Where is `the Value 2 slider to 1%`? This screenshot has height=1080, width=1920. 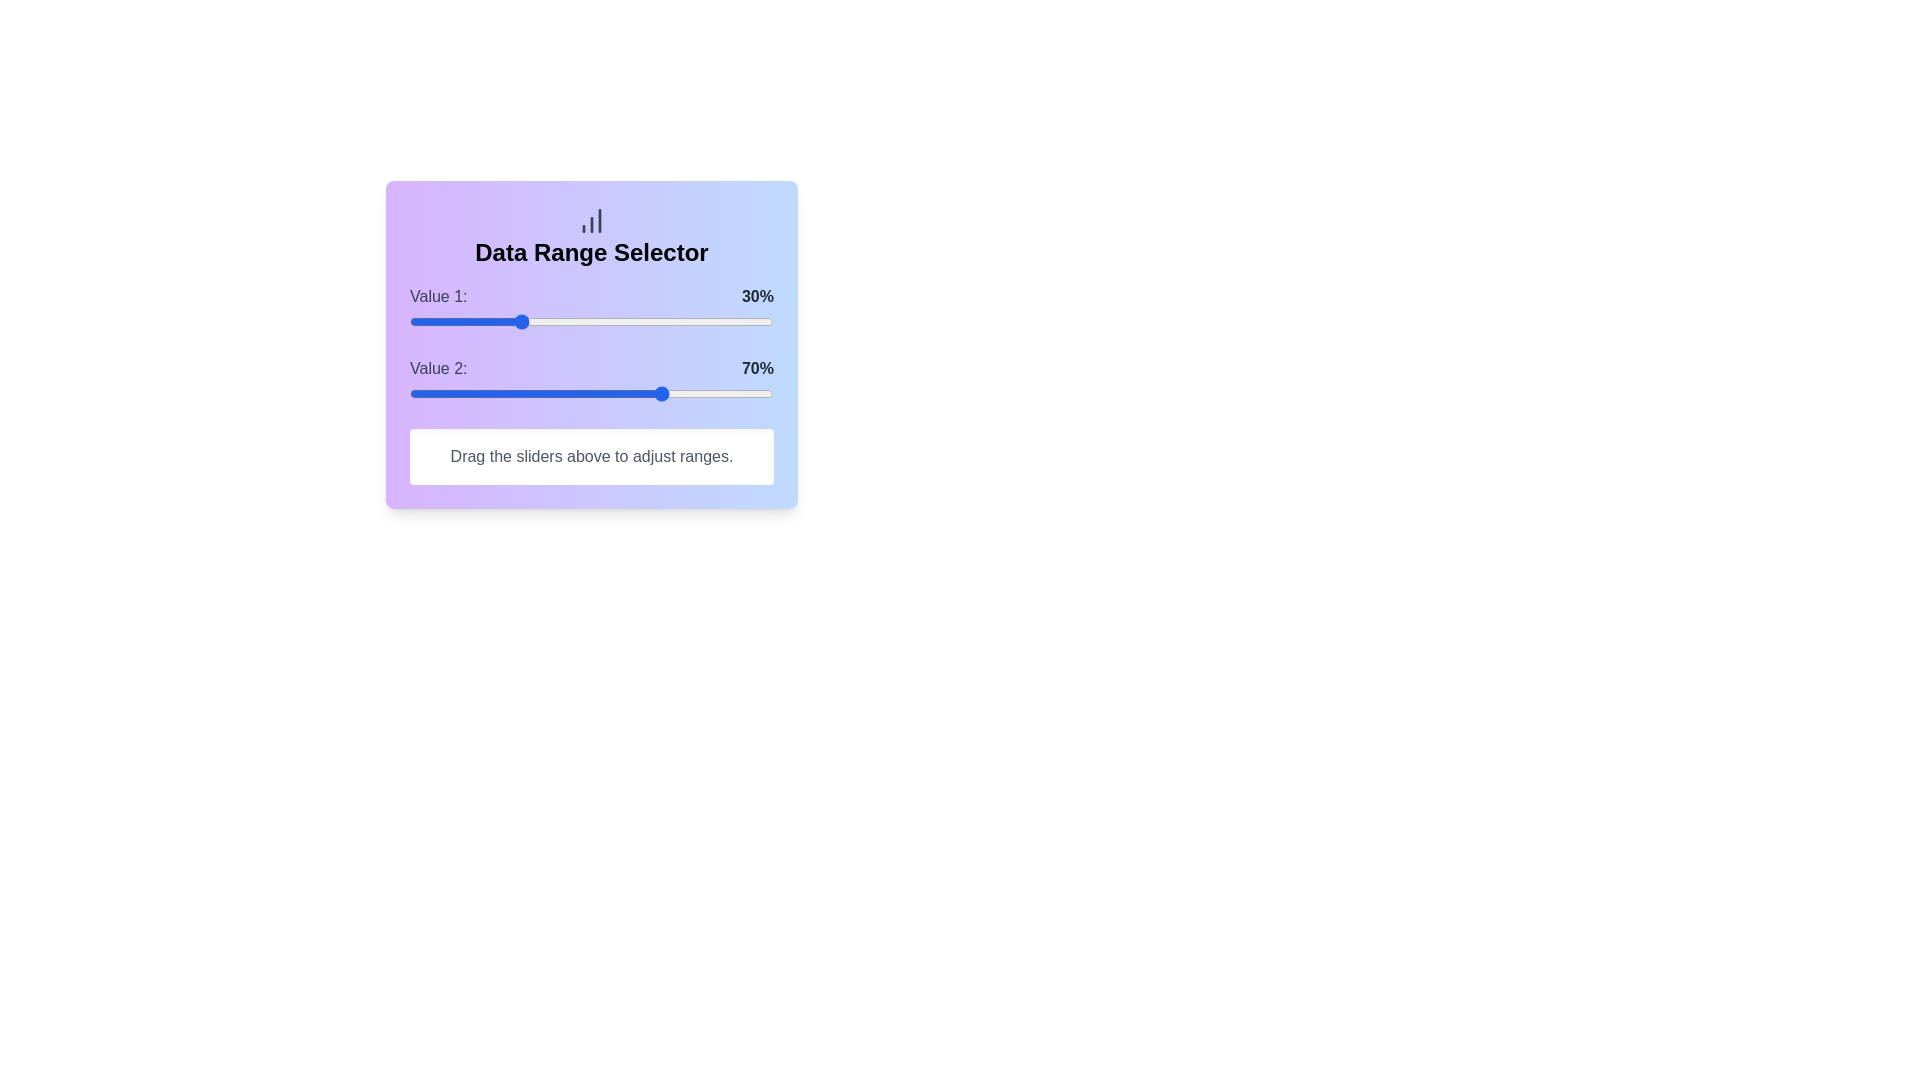 the Value 2 slider to 1% is located at coordinates (412, 393).